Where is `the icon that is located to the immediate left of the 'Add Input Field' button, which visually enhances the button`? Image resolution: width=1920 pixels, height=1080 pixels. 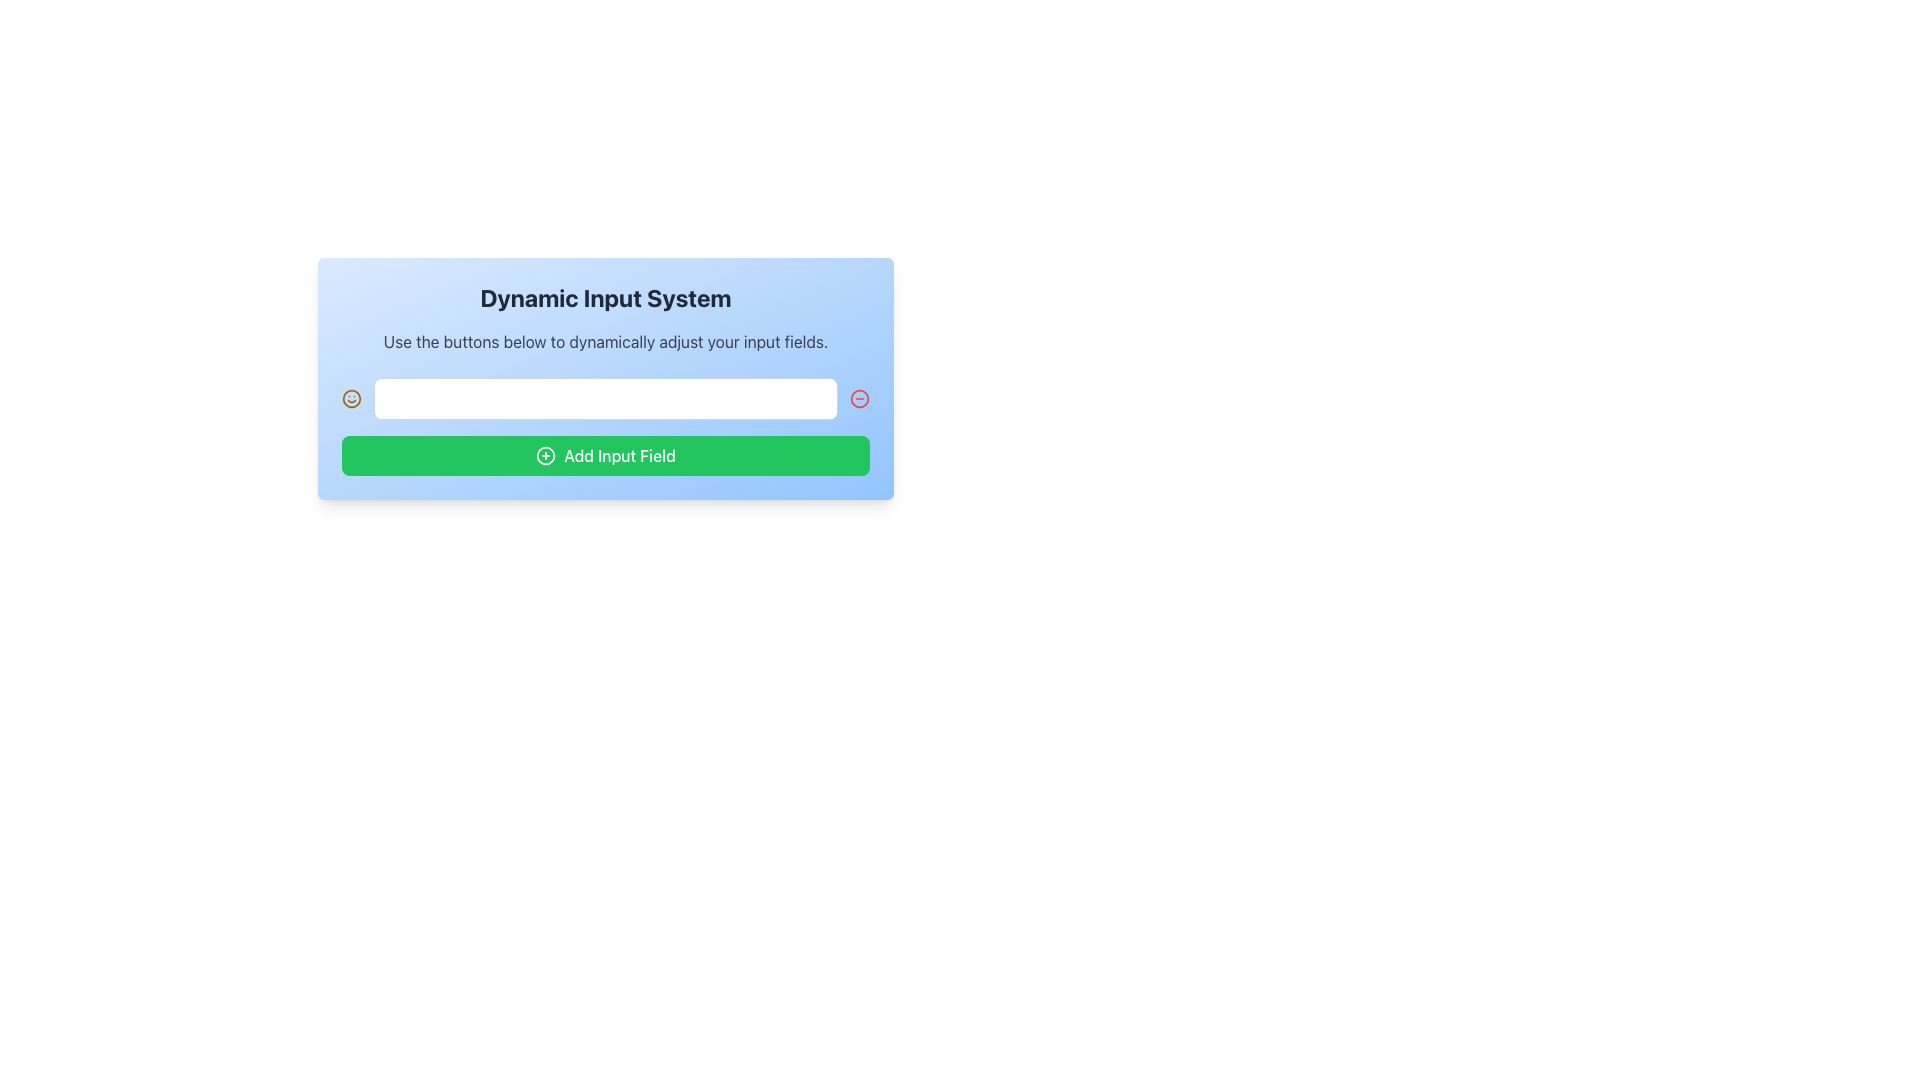 the icon that is located to the immediate left of the 'Add Input Field' button, which visually enhances the button is located at coordinates (546, 455).